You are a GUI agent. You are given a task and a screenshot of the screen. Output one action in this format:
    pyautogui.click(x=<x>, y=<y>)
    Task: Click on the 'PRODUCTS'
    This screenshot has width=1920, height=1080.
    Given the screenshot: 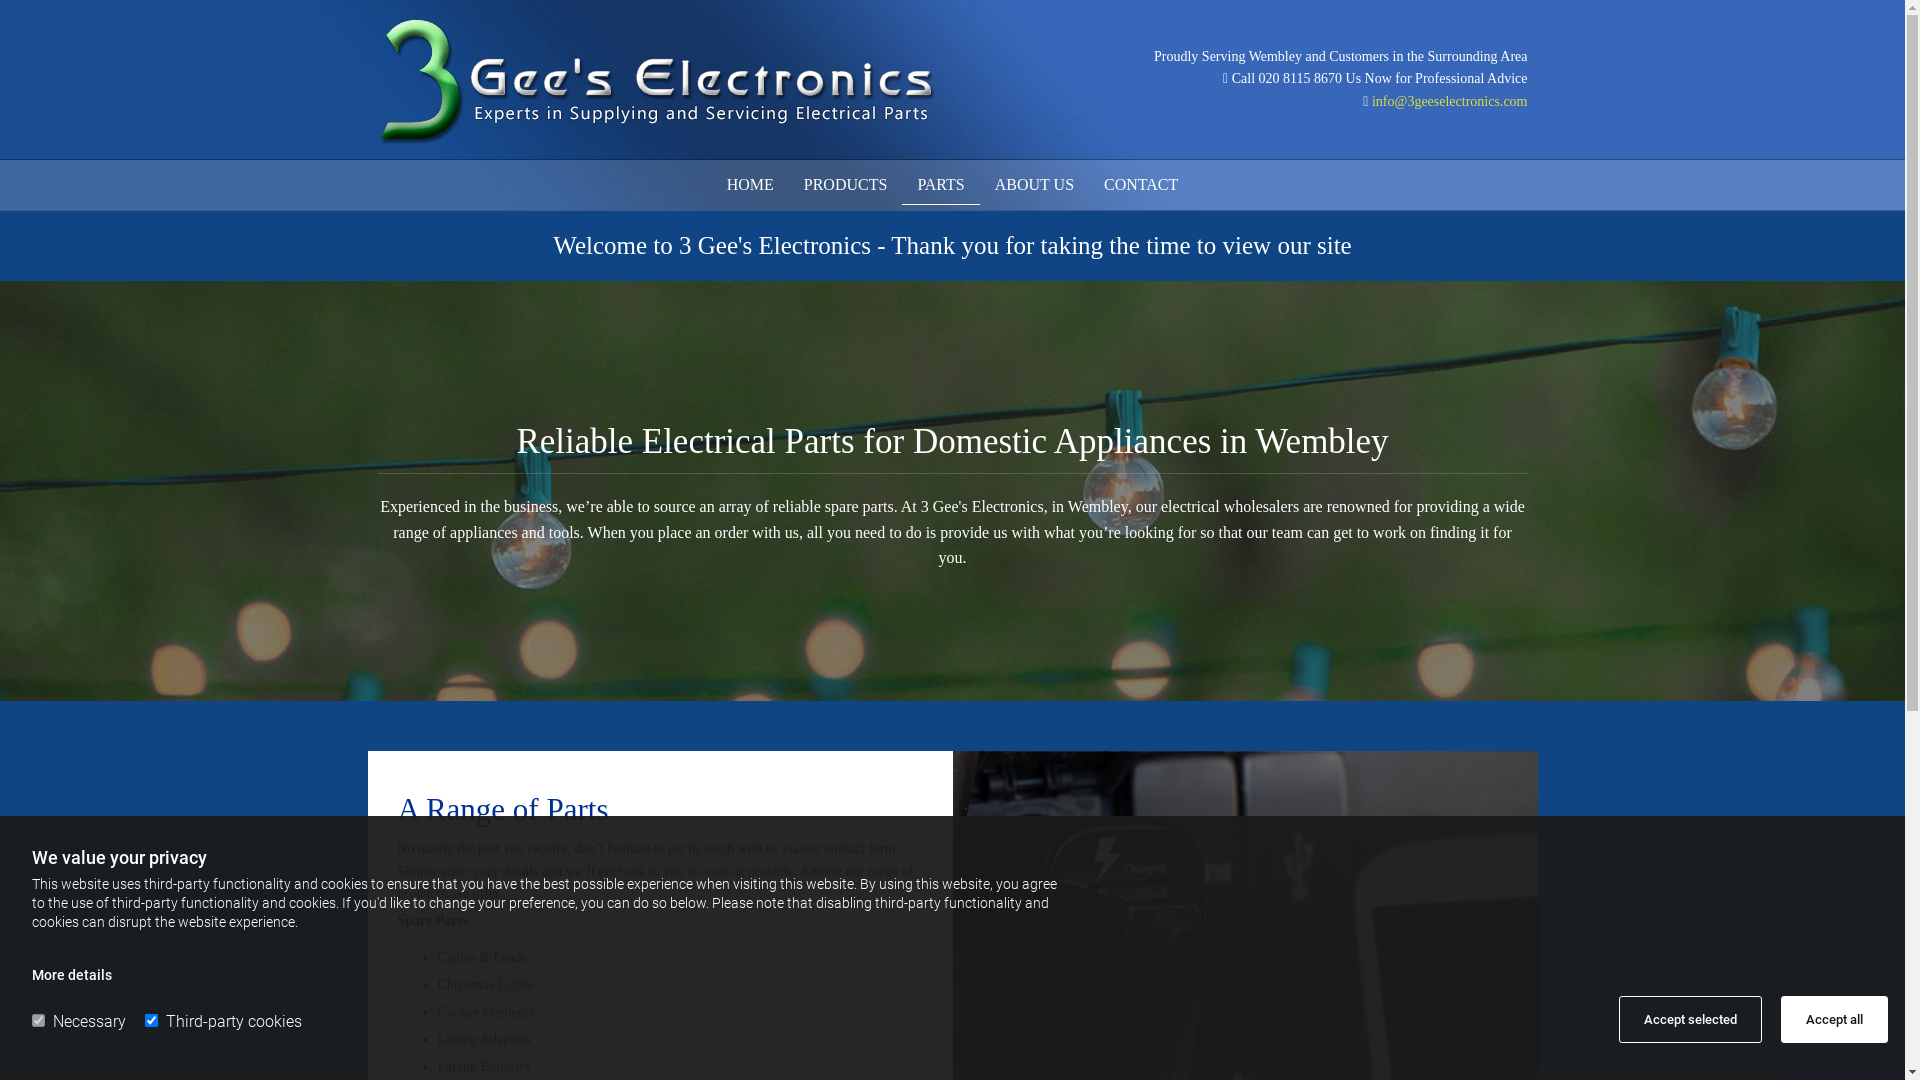 What is the action you would take?
    pyautogui.click(x=845, y=185)
    